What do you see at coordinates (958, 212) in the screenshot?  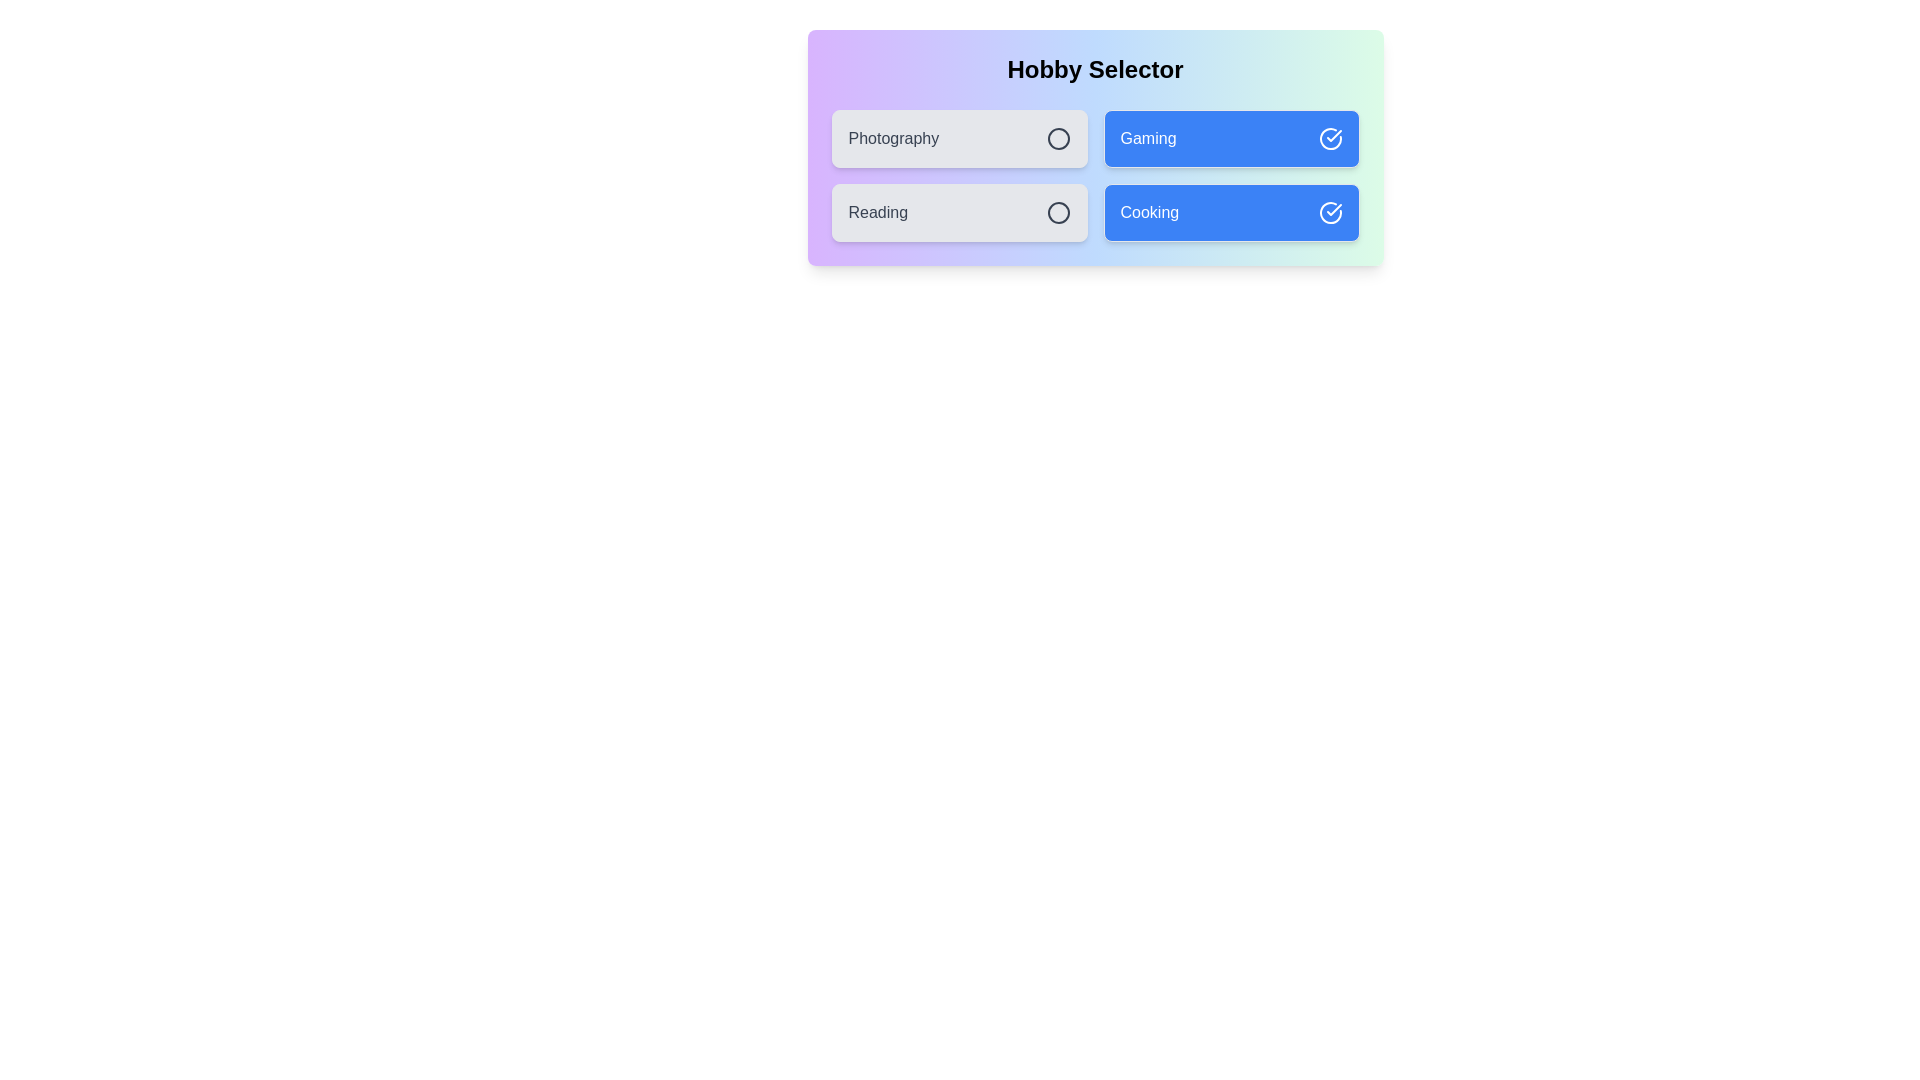 I see `the item labeled Reading to observe the visual effect` at bounding box center [958, 212].